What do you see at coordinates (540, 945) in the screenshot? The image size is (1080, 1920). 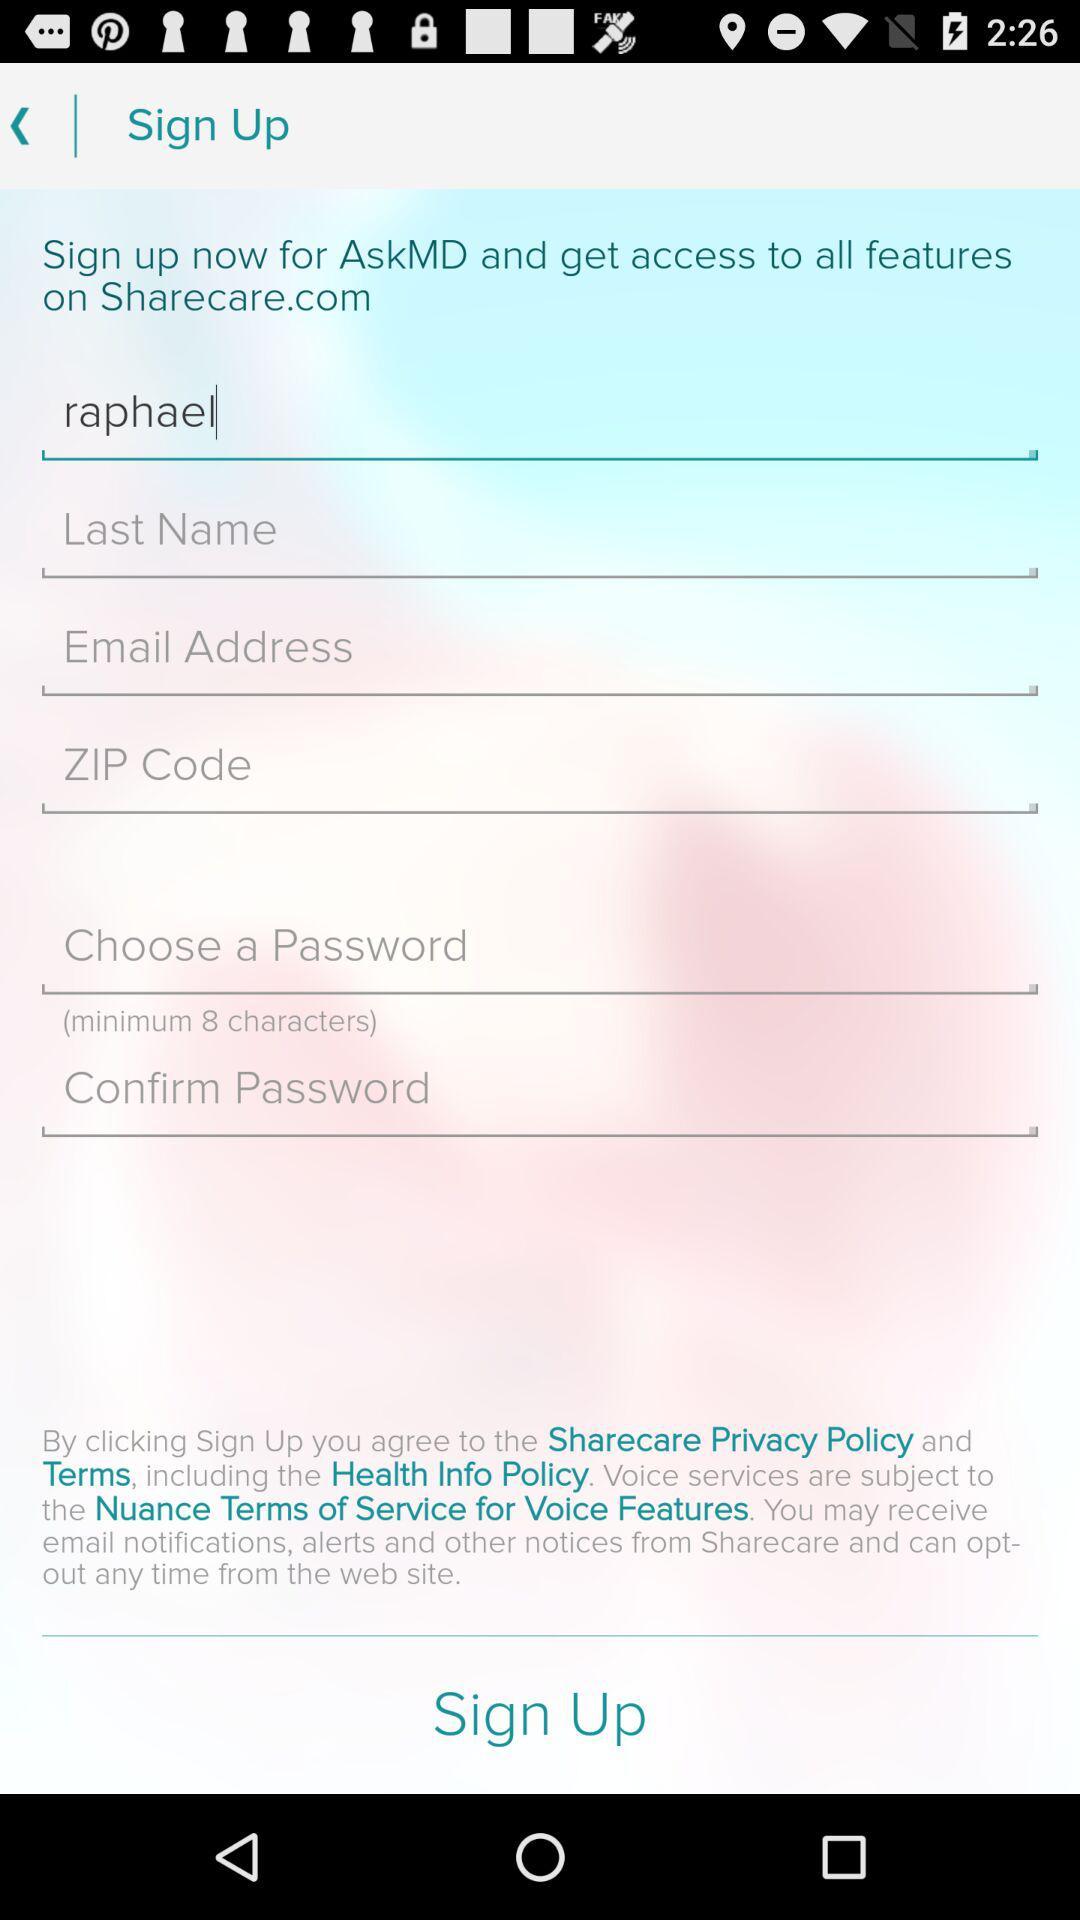 I see `a password` at bounding box center [540, 945].